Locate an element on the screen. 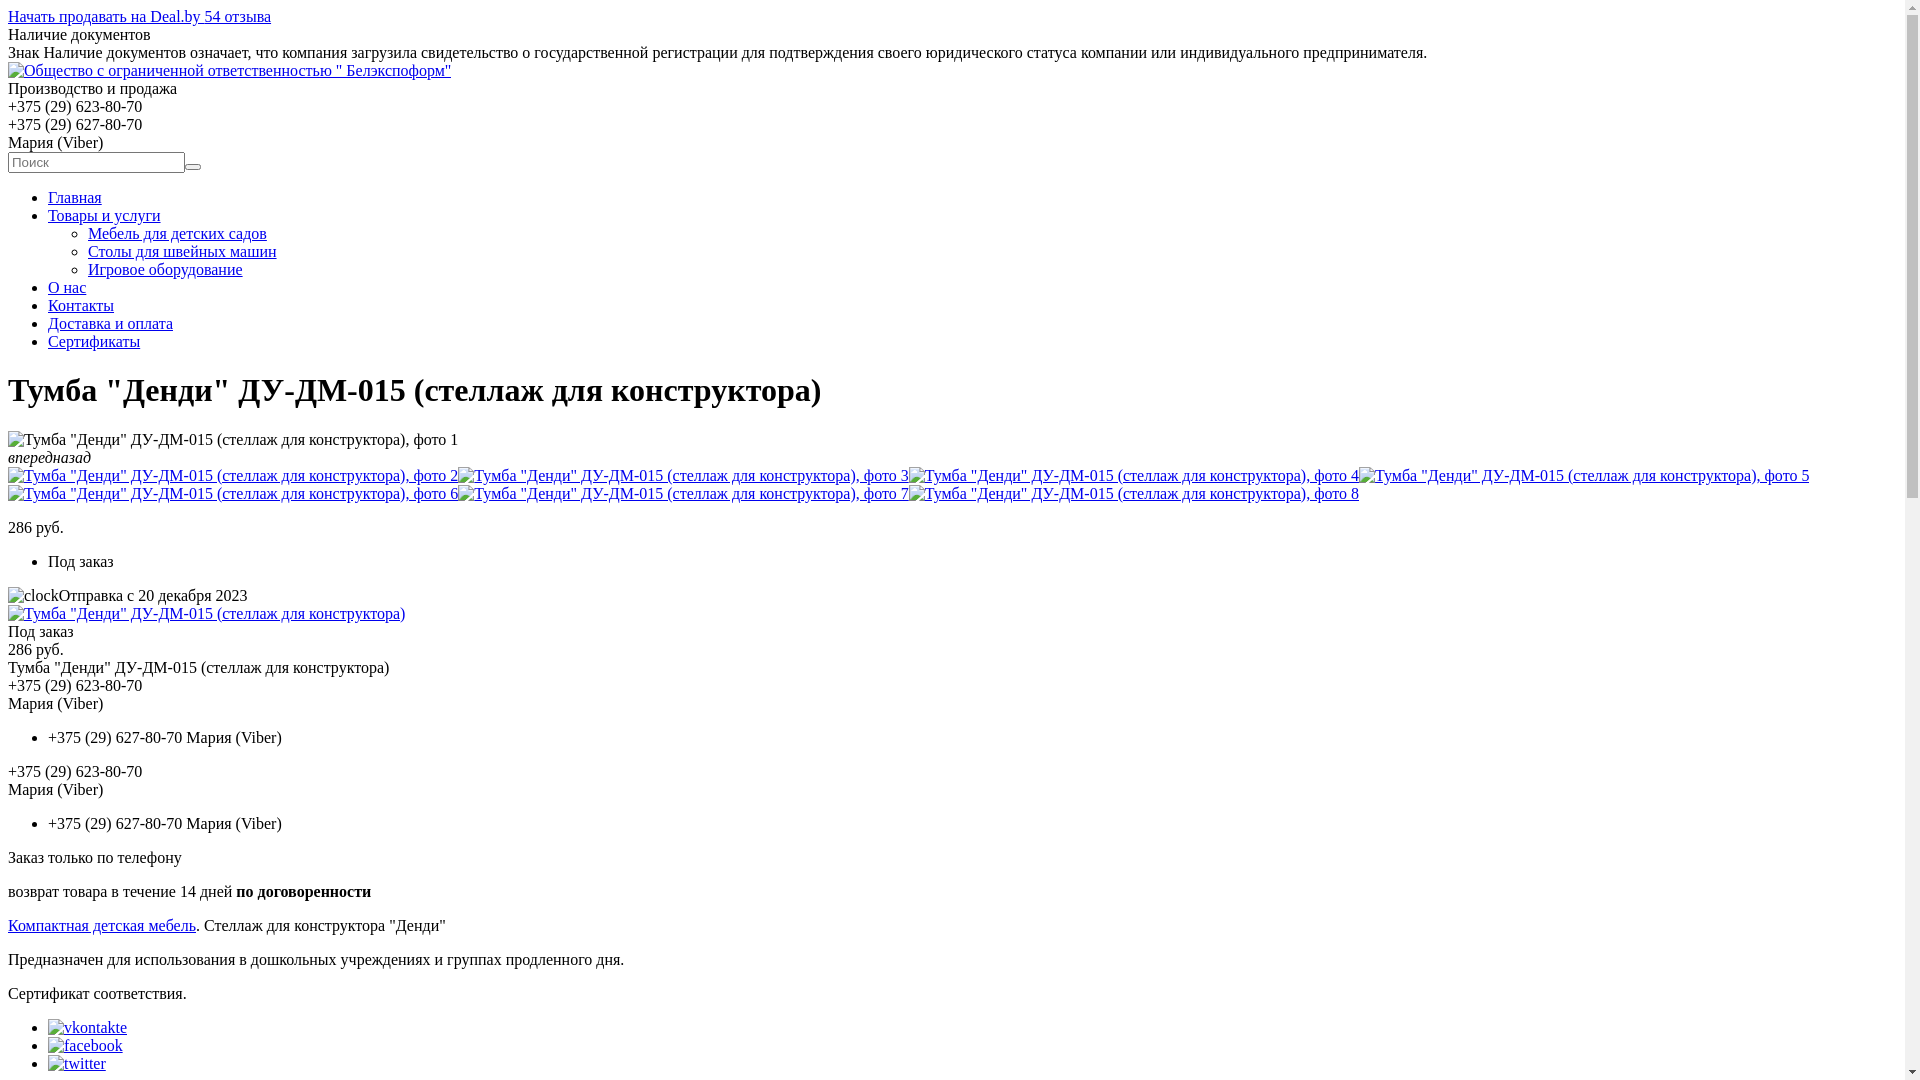 The height and width of the screenshot is (1080, 1920). 'facebook' is located at coordinates (84, 1044).